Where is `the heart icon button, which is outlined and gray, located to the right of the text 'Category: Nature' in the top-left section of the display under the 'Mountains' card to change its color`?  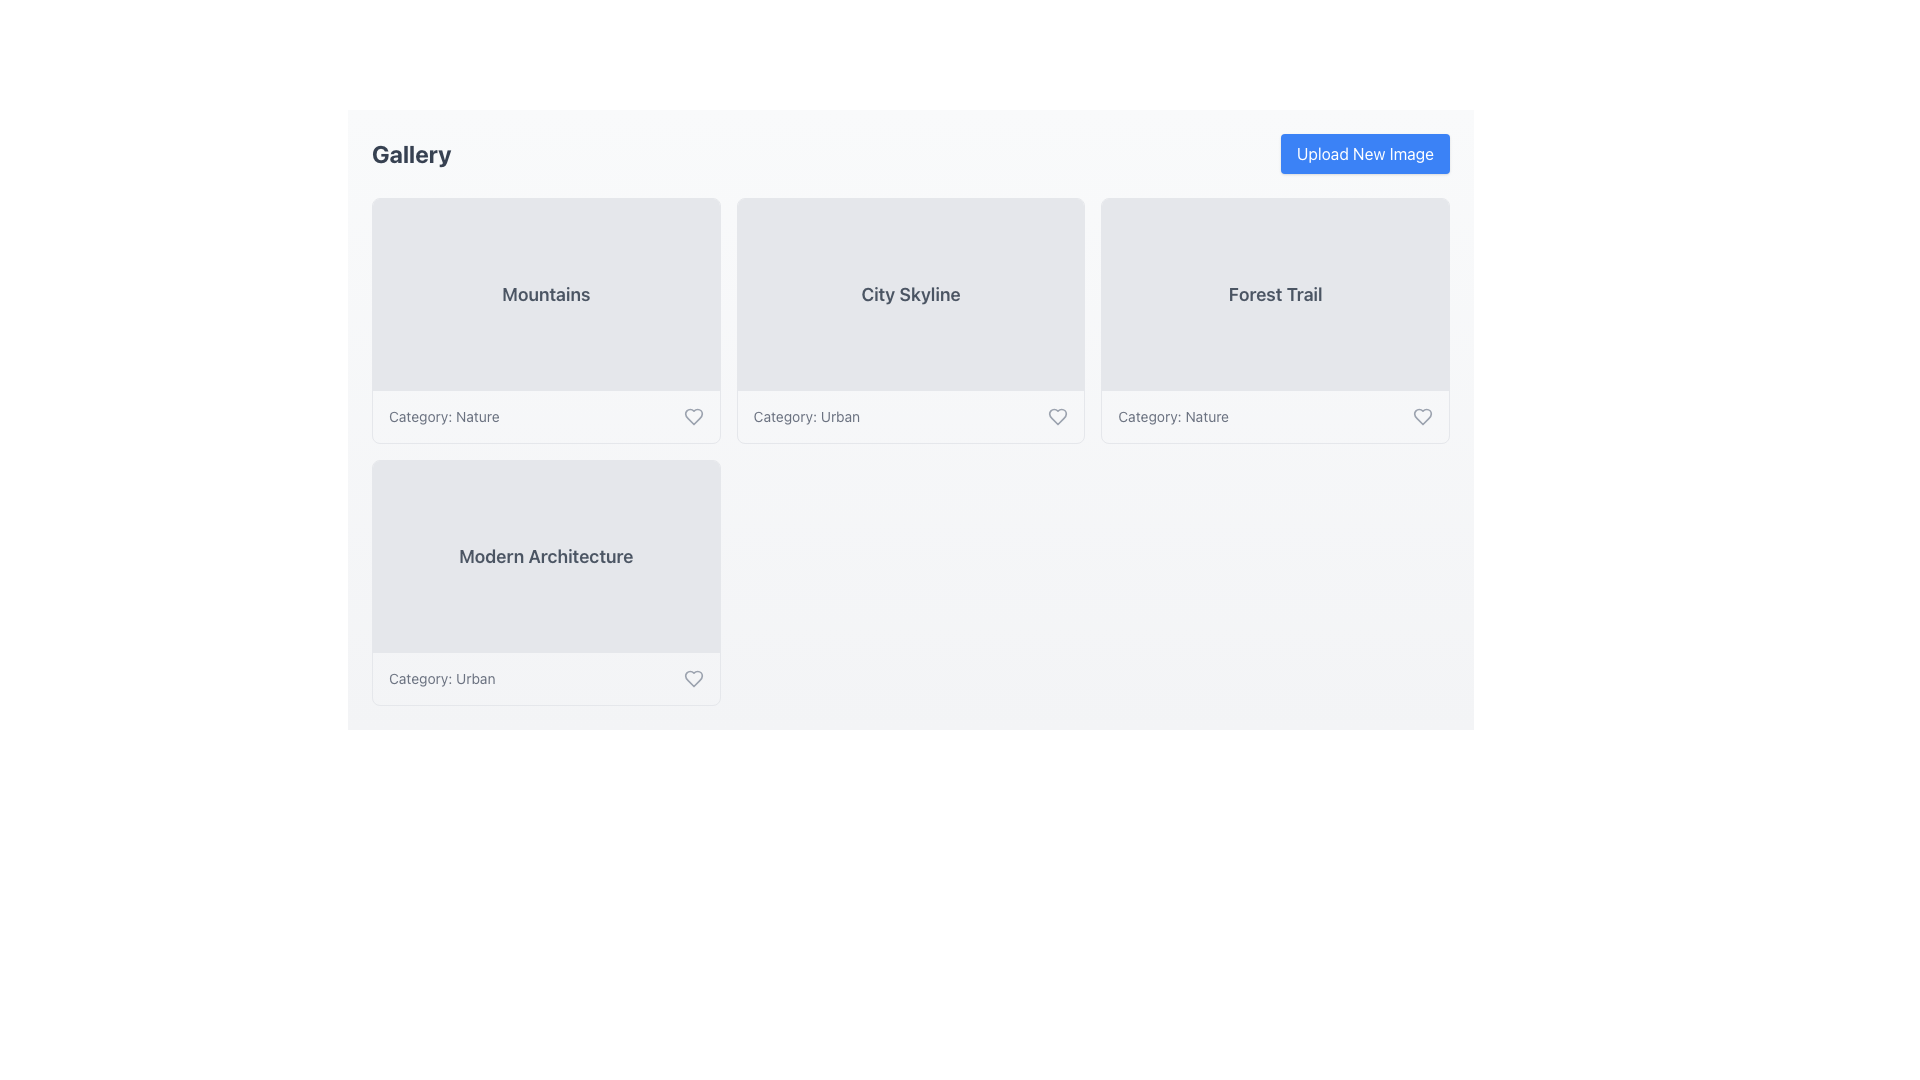
the heart icon button, which is outlined and gray, located to the right of the text 'Category: Nature' in the top-left section of the display under the 'Mountains' card to change its color is located at coordinates (693, 415).